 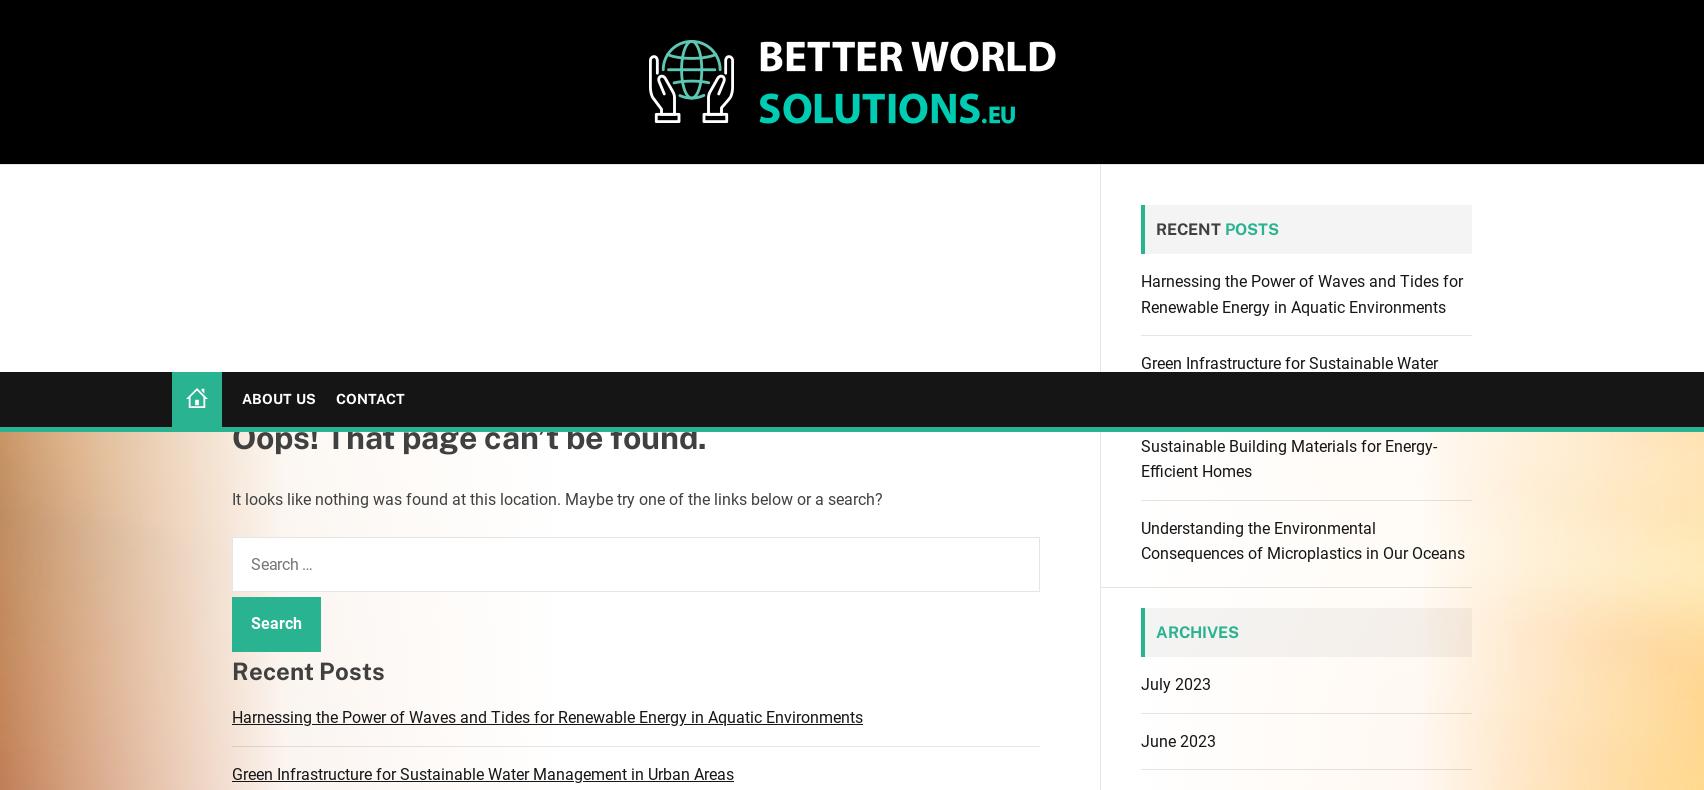 What do you see at coordinates (368, 26) in the screenshot?
I see `'Contact'` at bounding box center [368, 26].